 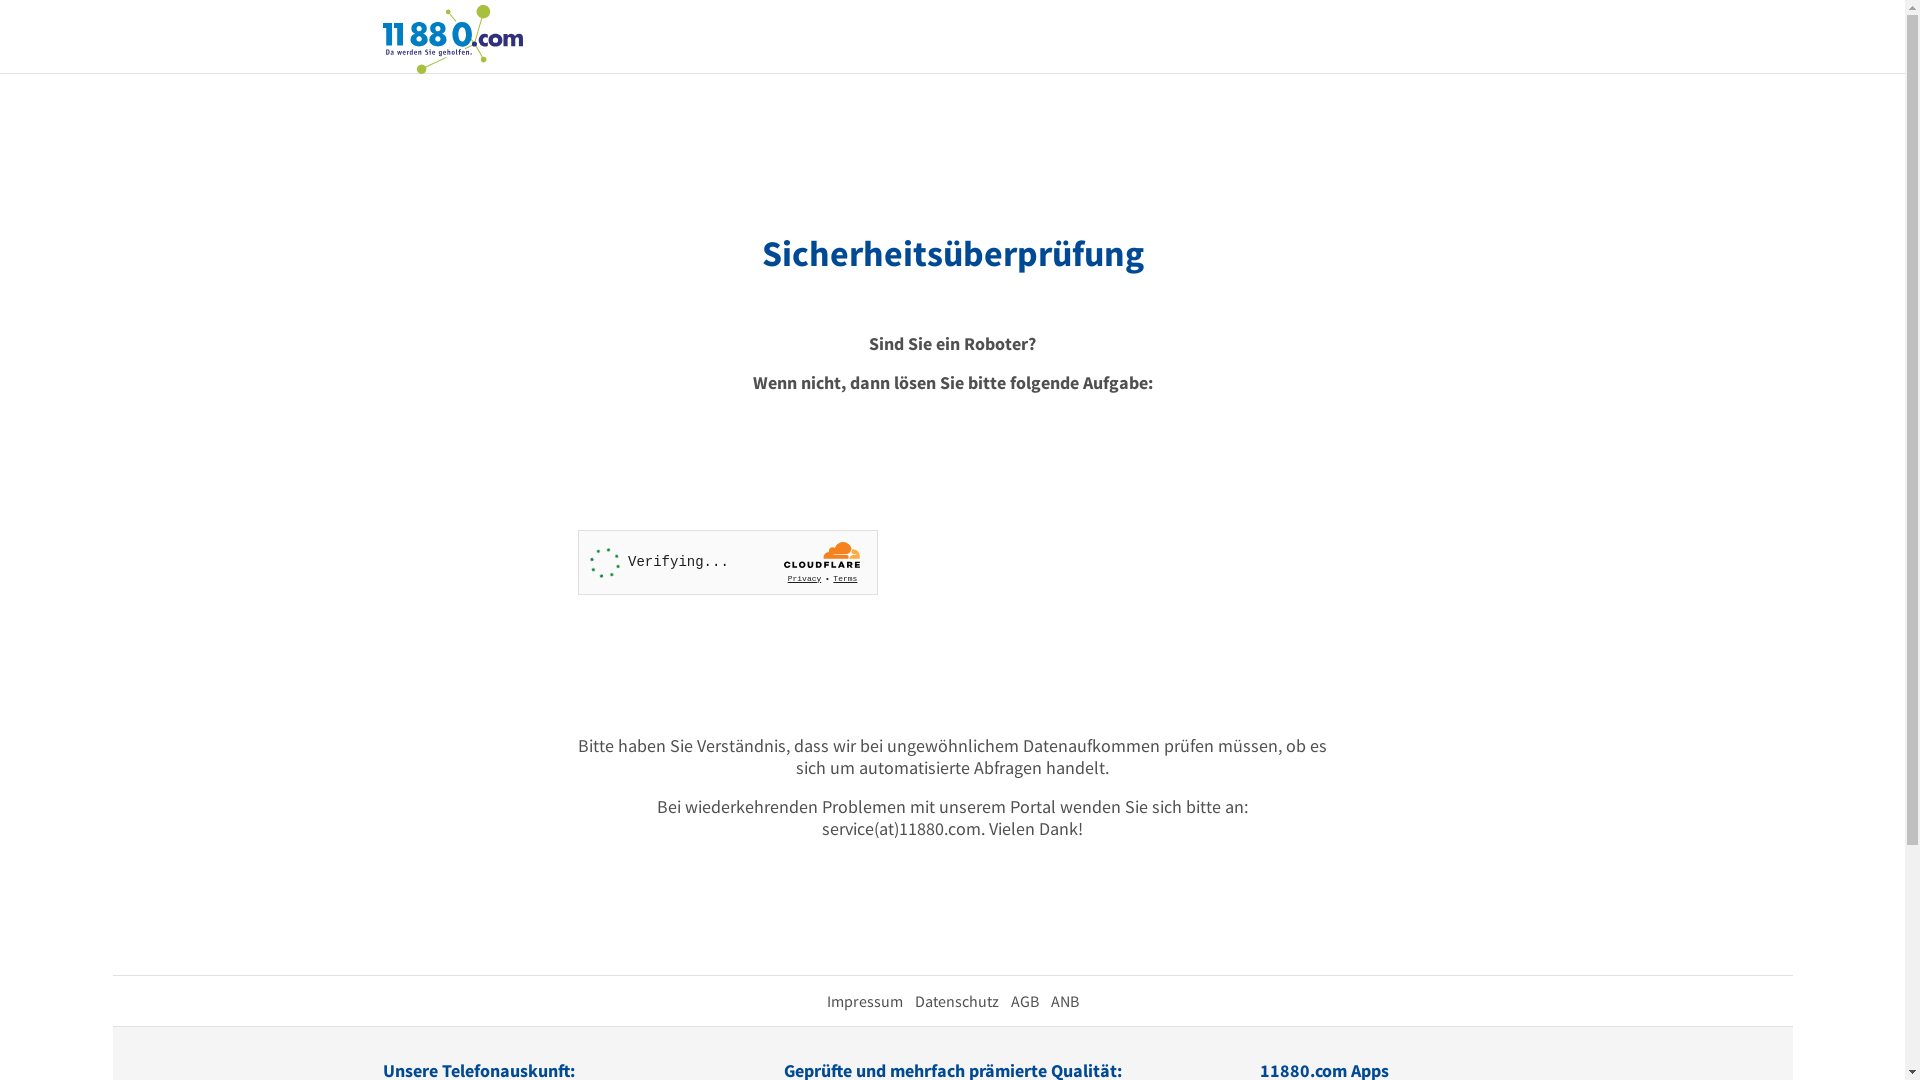 I want to click on 'Impressum', so click(x=864, y=1001).